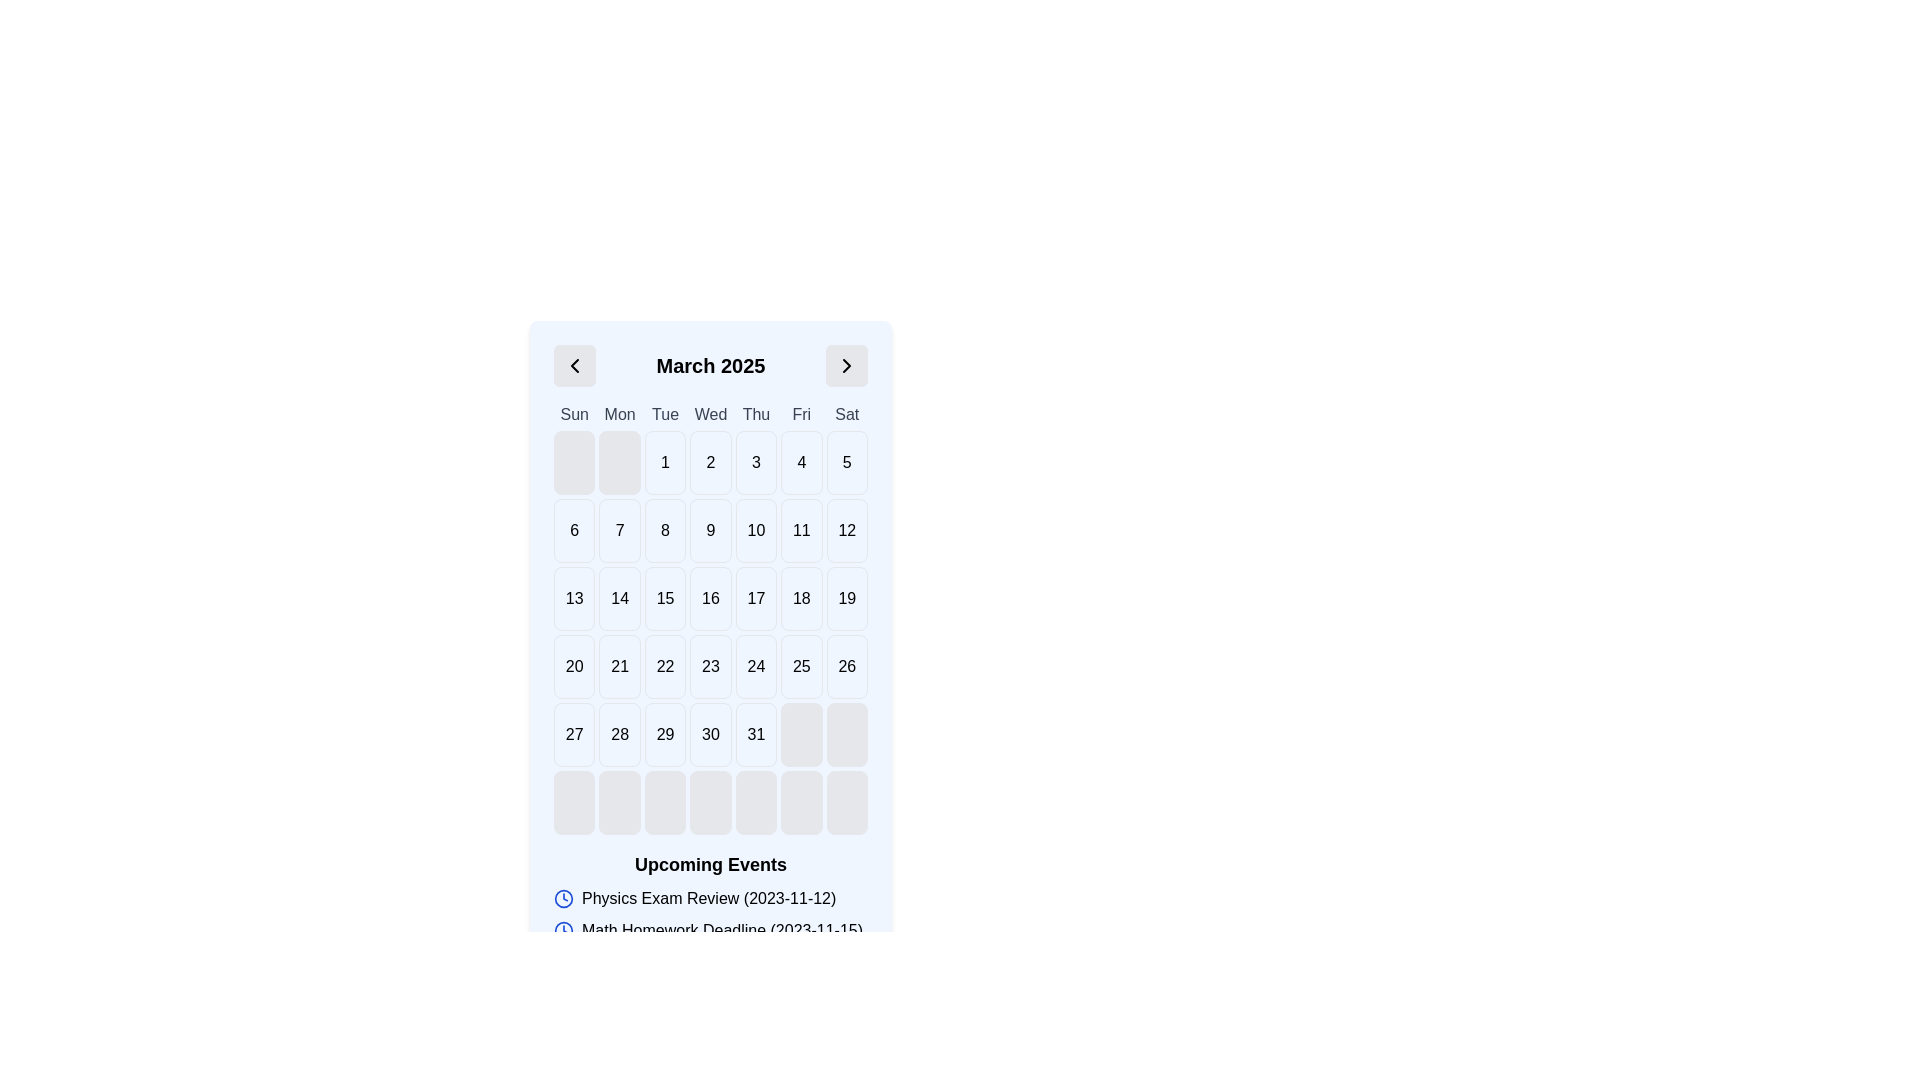  I want to click on the Calendar Day Cell containing the number '14', which is styled in bold black font and has a white background with rounded corners, so click(619, 597).